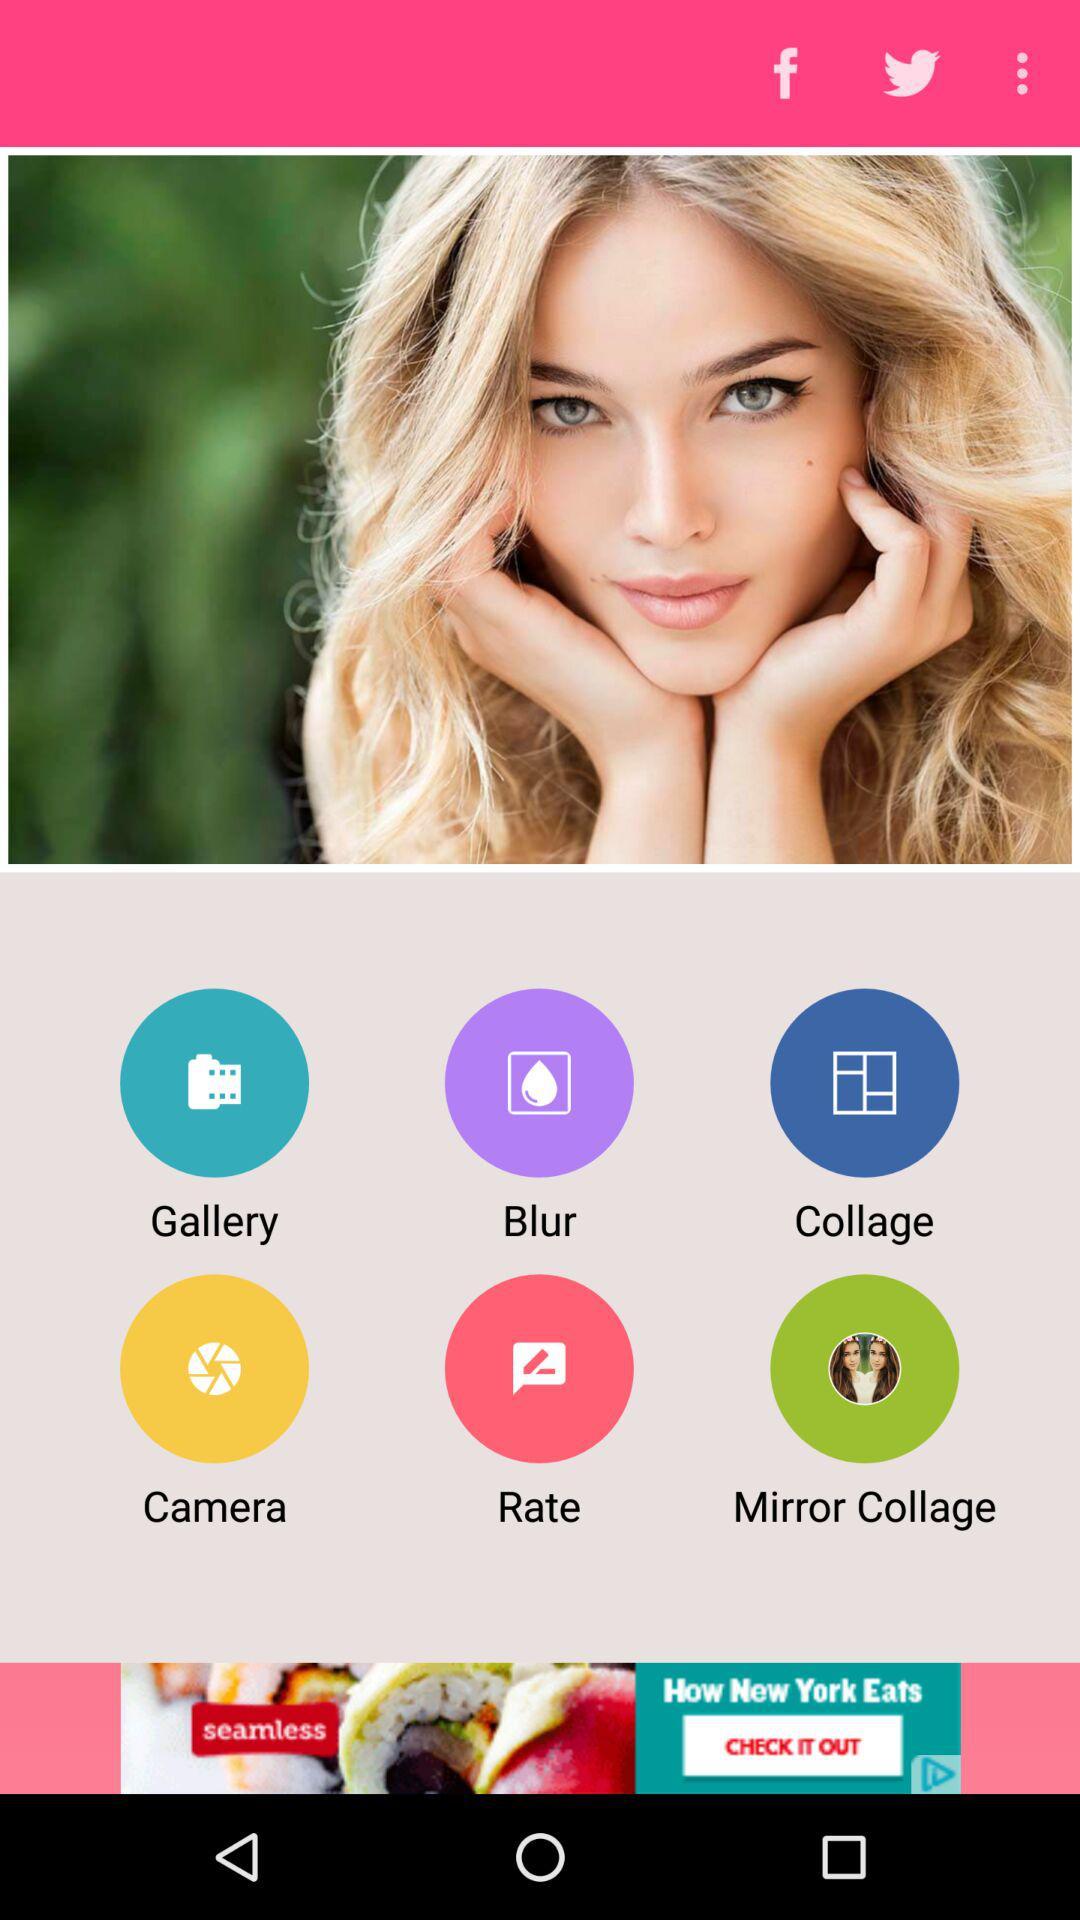 This screenshot has height=1920, width=1080. Describe the element at coordinates (214, 1367) in the screenshot. I see `open camera tab` at that location.